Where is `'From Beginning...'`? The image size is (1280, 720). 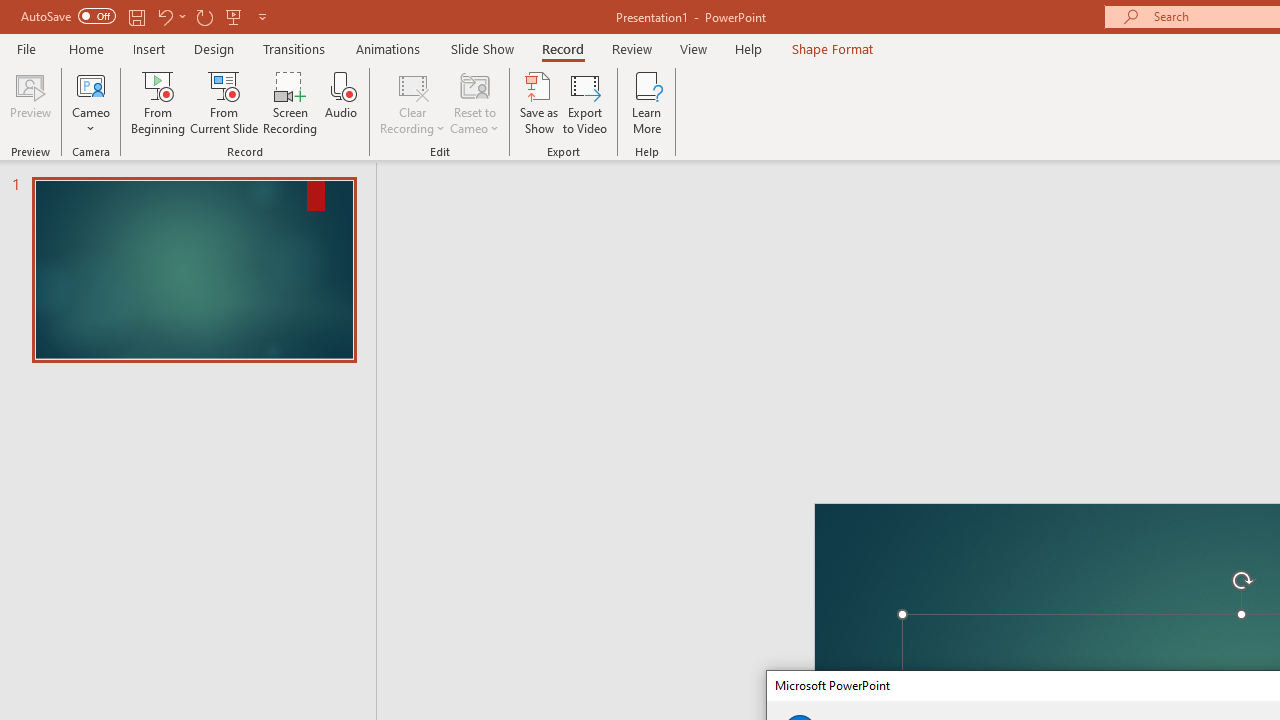 'From Beginning...' is located at coordinates (157, 103).